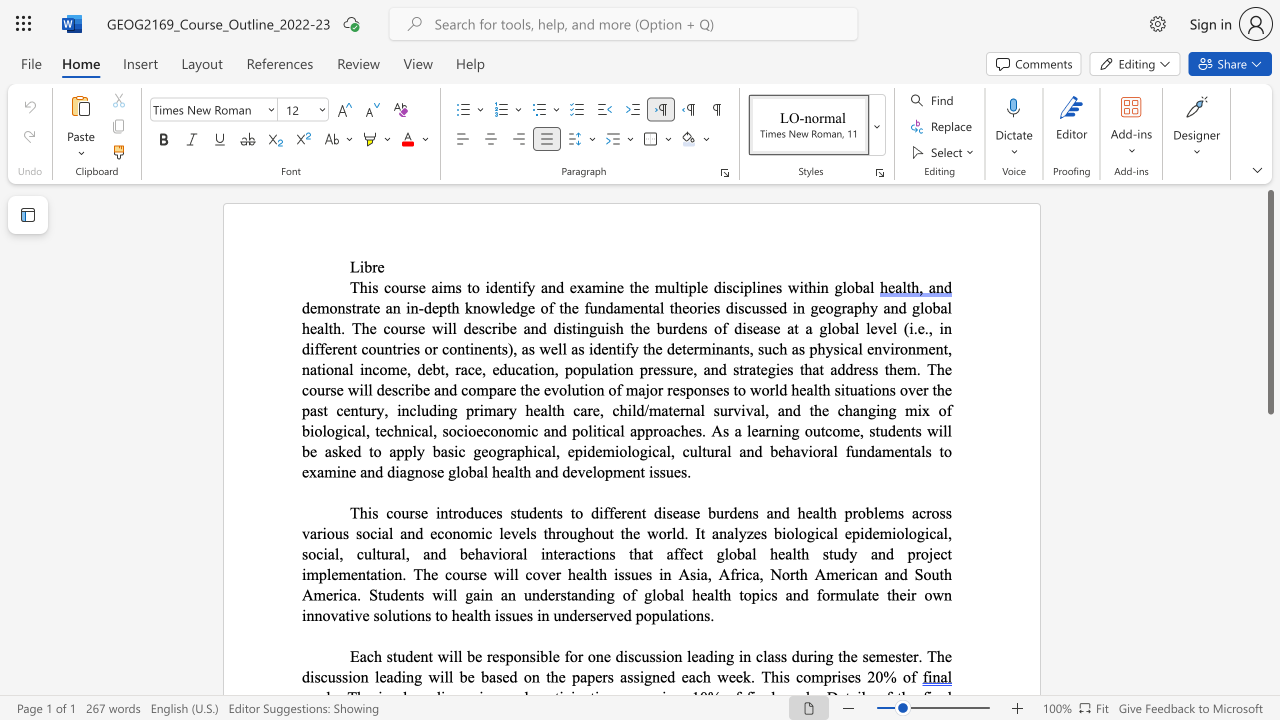 The image size is (1280, 720). Describe the element at coordinates (1269, 598) in the screenshot. I see `the scrollbar on the side` at that location.